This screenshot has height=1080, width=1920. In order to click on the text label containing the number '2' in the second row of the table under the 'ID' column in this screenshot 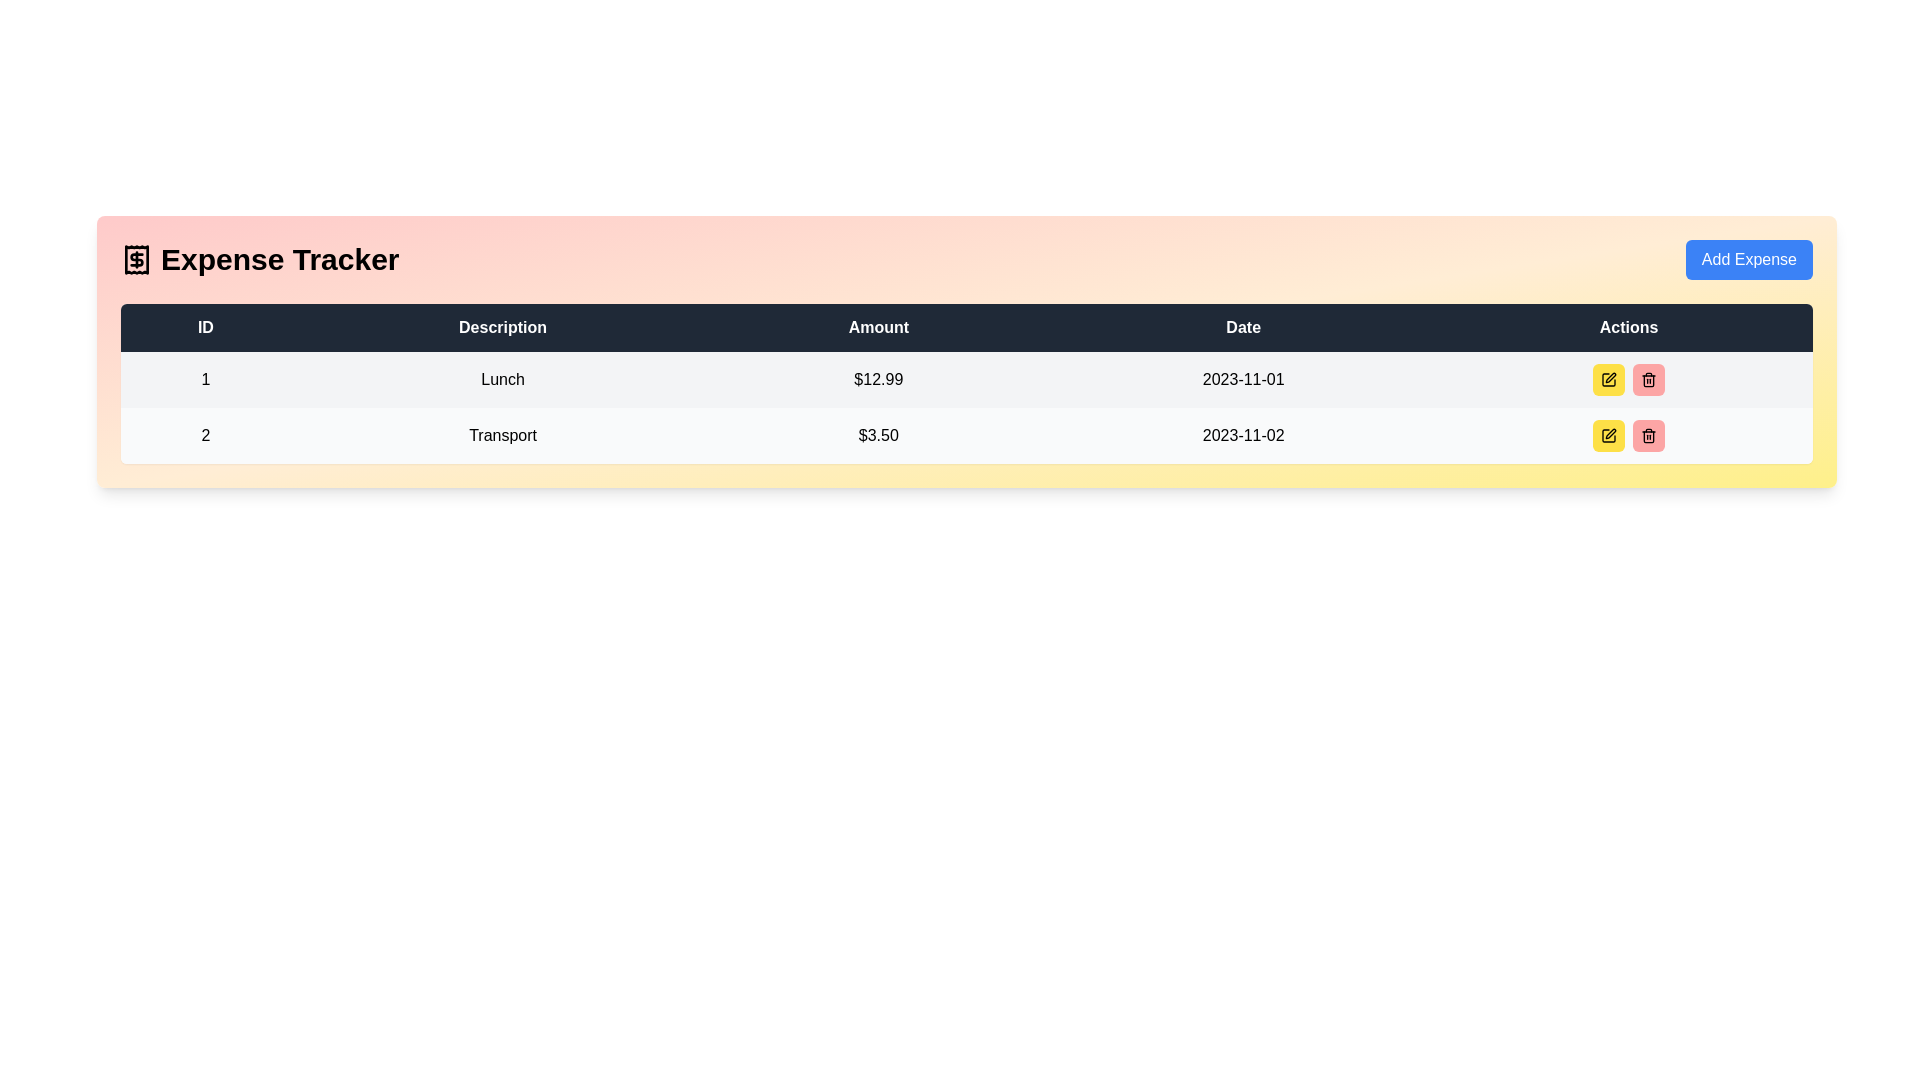, I will do `click(205, 434)`.